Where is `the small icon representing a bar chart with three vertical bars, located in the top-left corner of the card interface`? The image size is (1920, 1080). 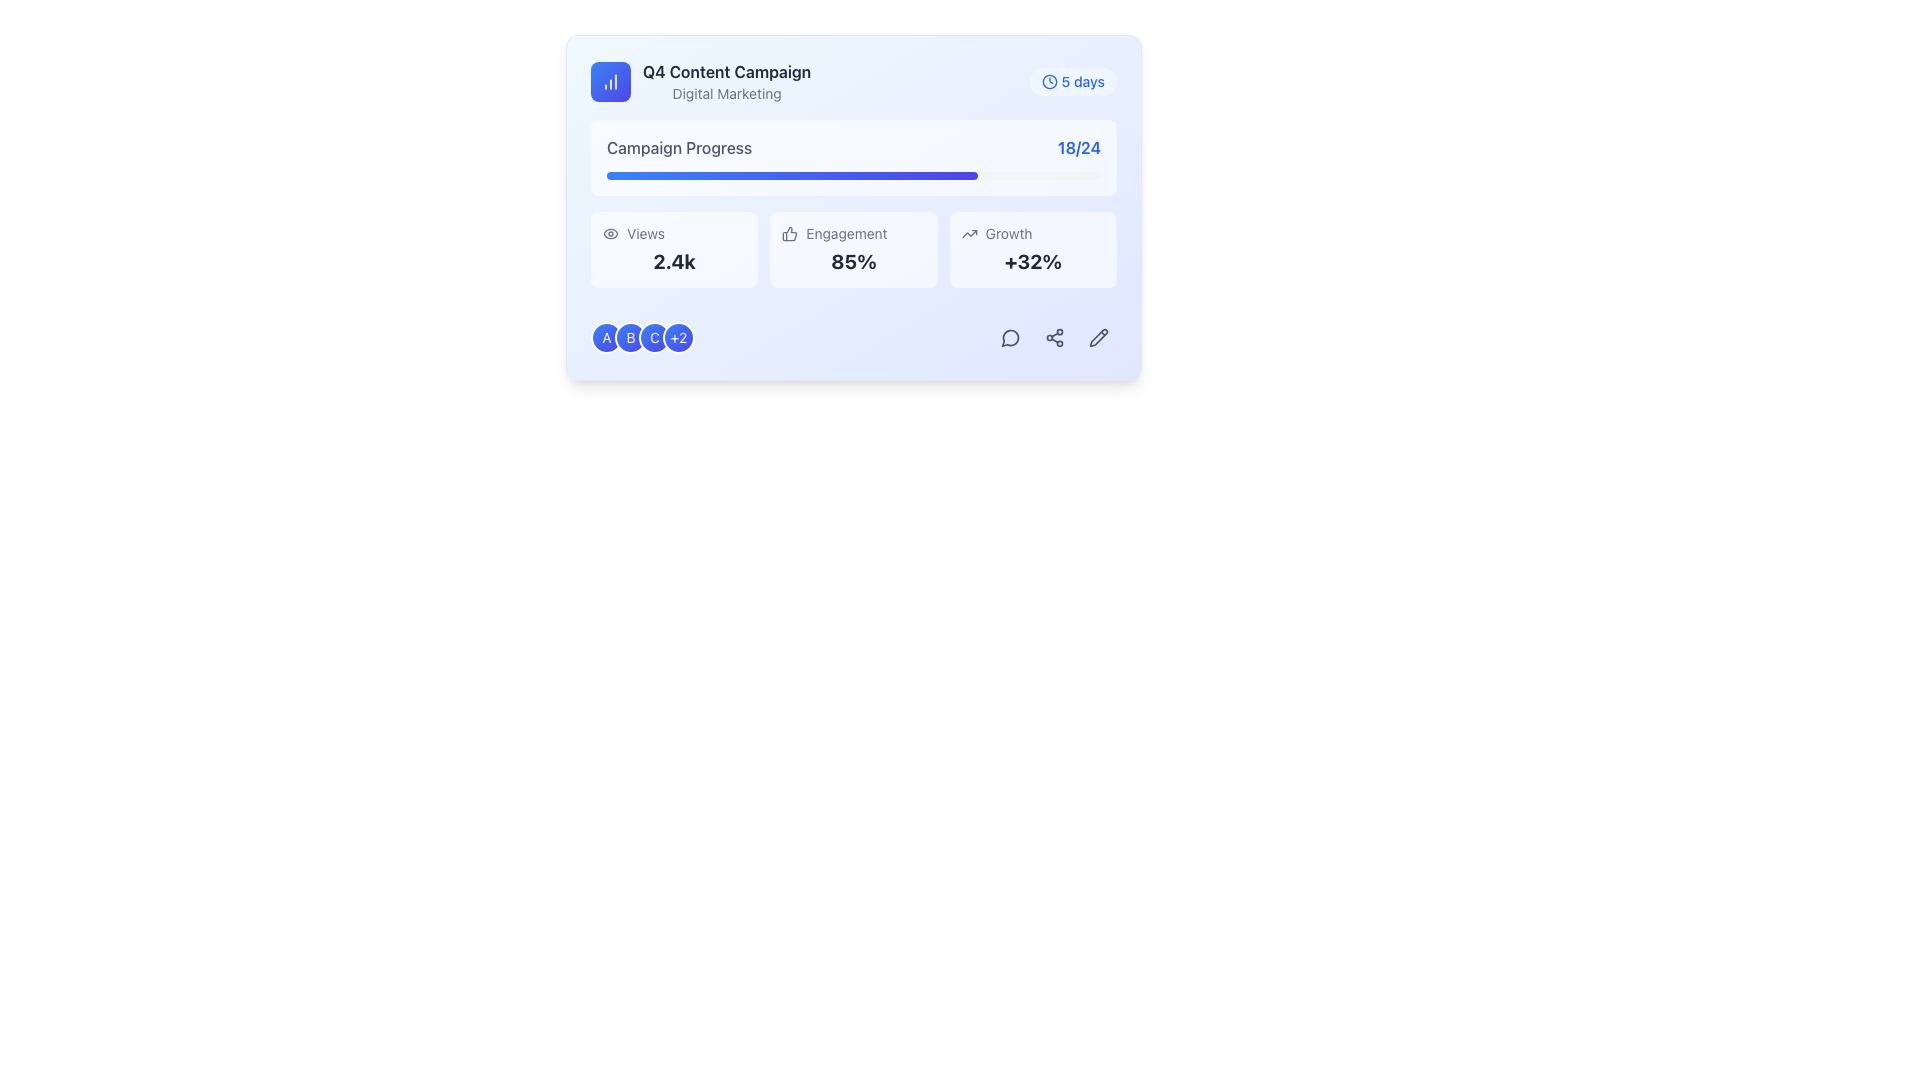 the small icon representing a bar chart with three vertical bars, located in the top-left corner of the card interface is located at coordinates (609, 80).